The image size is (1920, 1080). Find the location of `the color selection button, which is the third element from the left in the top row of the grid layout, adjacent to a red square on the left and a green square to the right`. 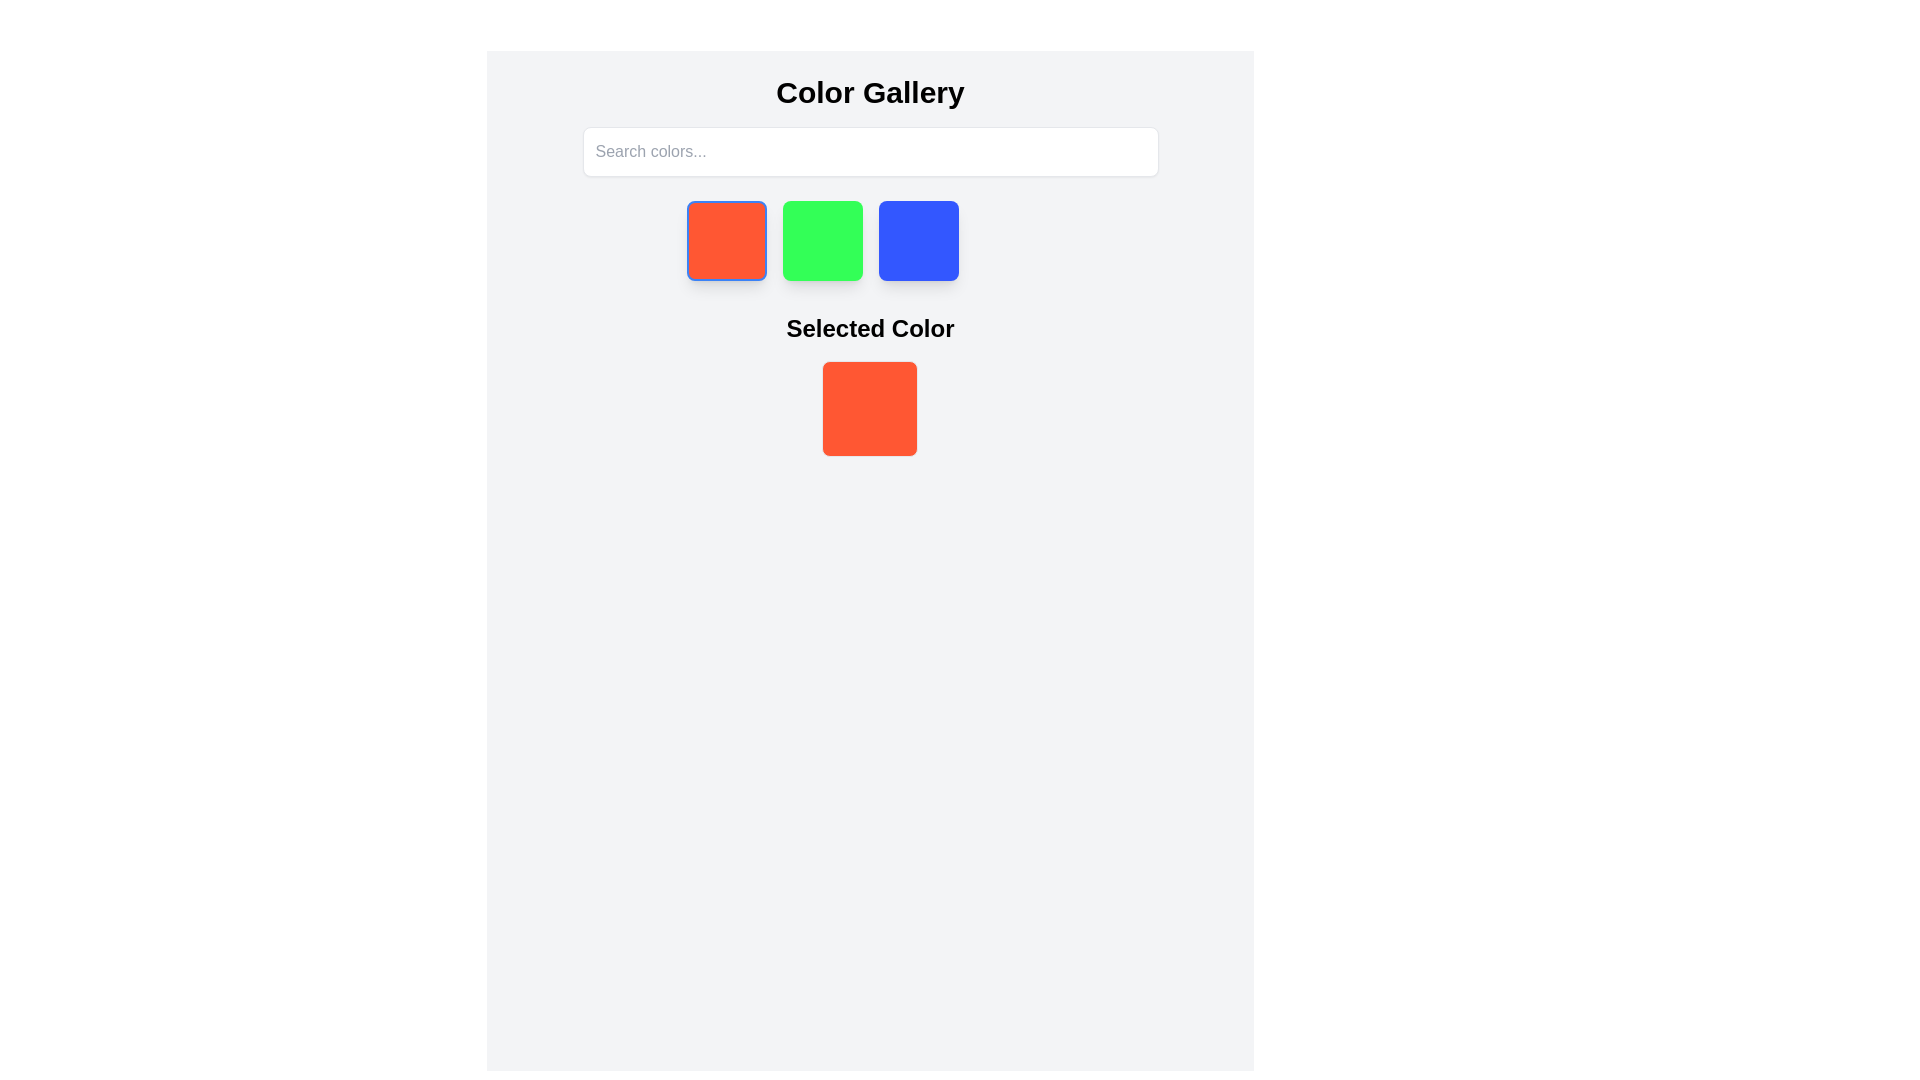

the color selection button, which is the third element from the left in the top row of the grid layout, adjacent to a red square on the left and a green square to the right is located at coordinates (917, 239).